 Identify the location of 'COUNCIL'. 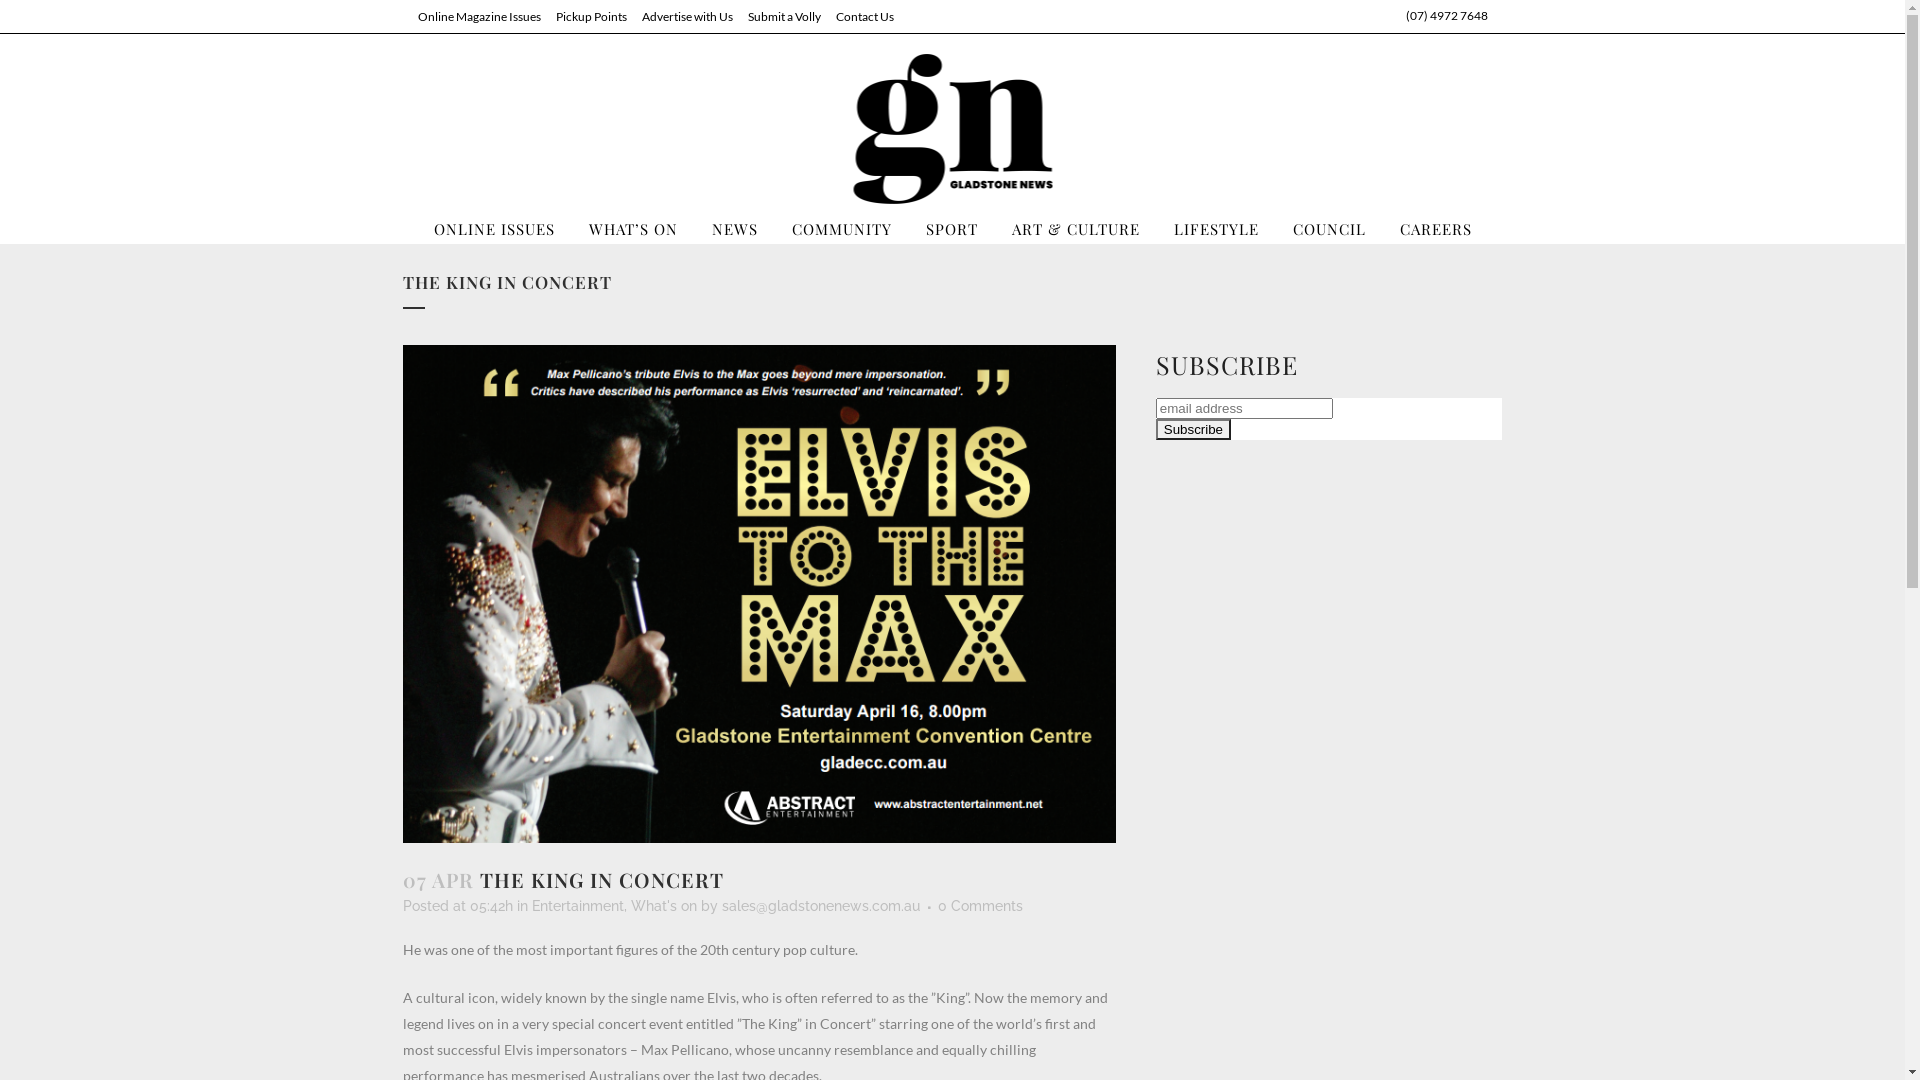
(1275, 227).